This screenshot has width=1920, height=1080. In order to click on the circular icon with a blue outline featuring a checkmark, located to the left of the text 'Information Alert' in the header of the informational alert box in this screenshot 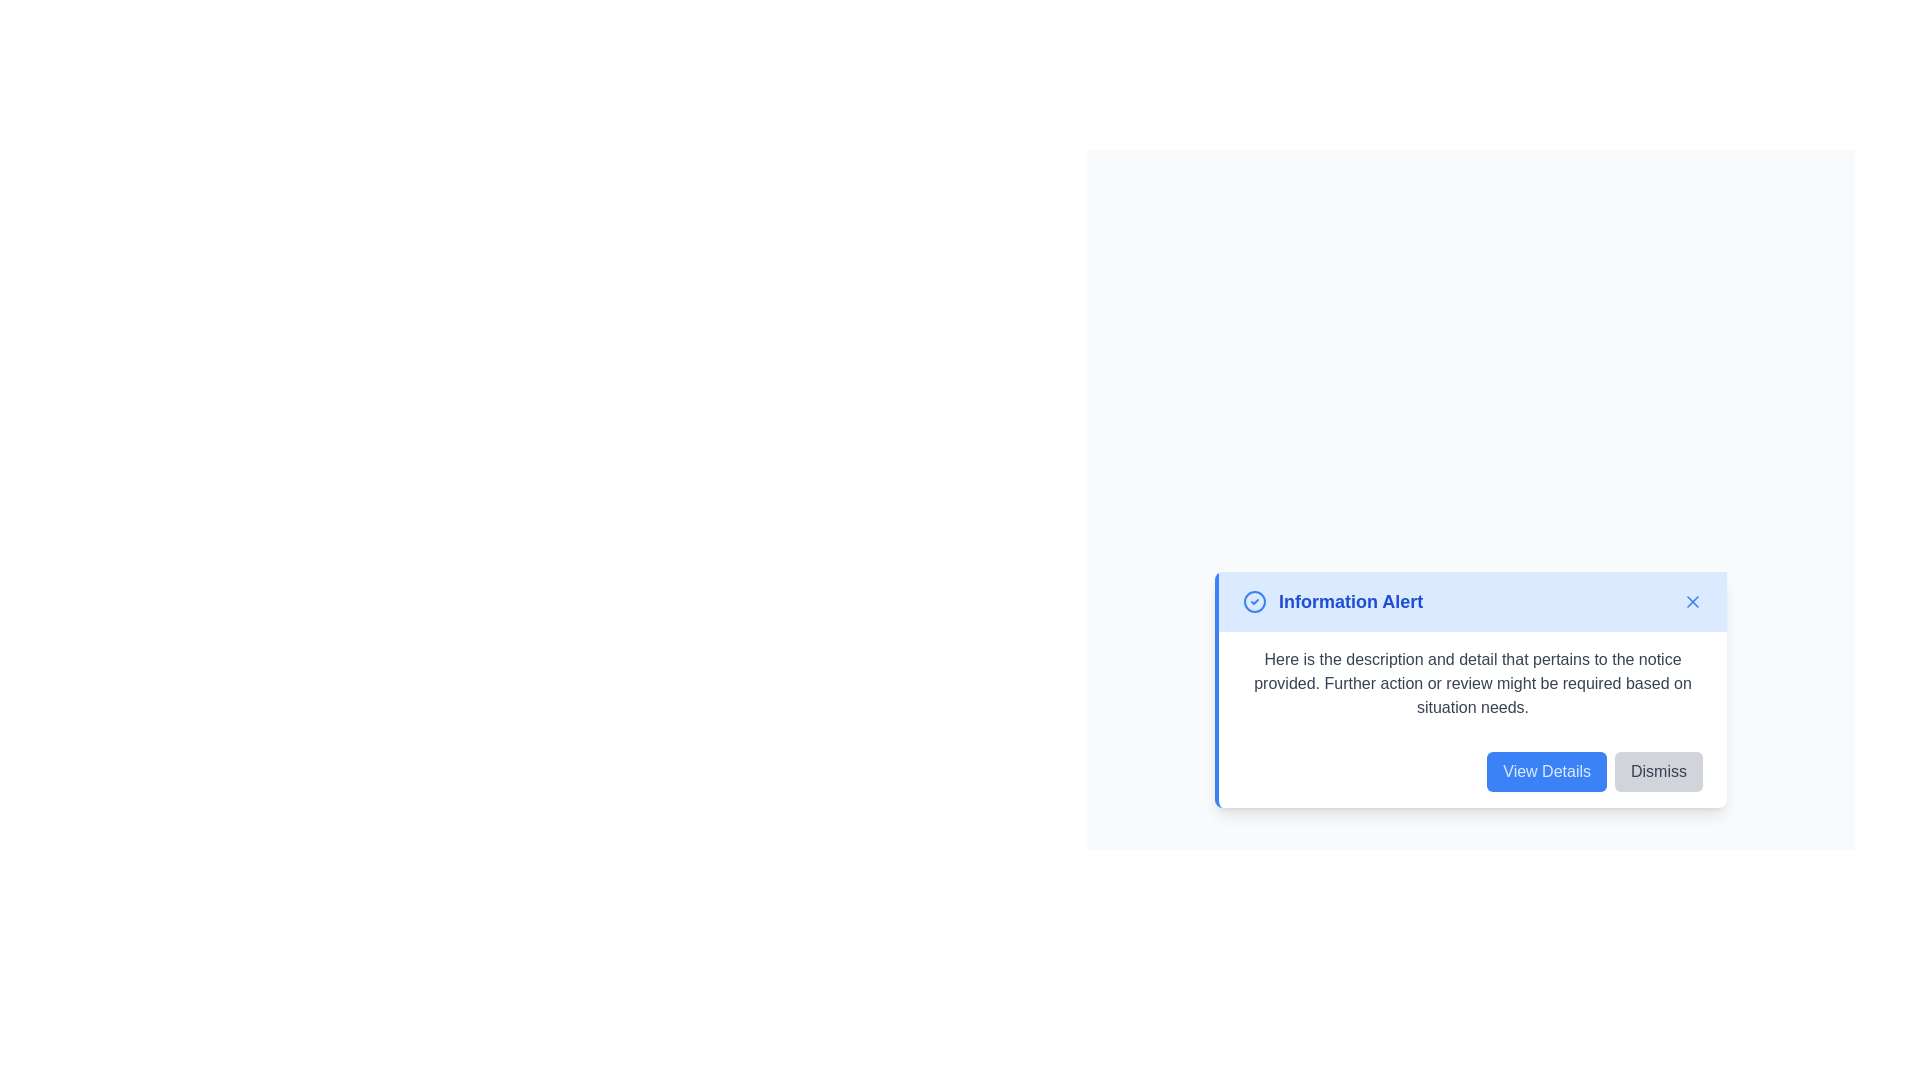, I will do `click(1253, 600)`.